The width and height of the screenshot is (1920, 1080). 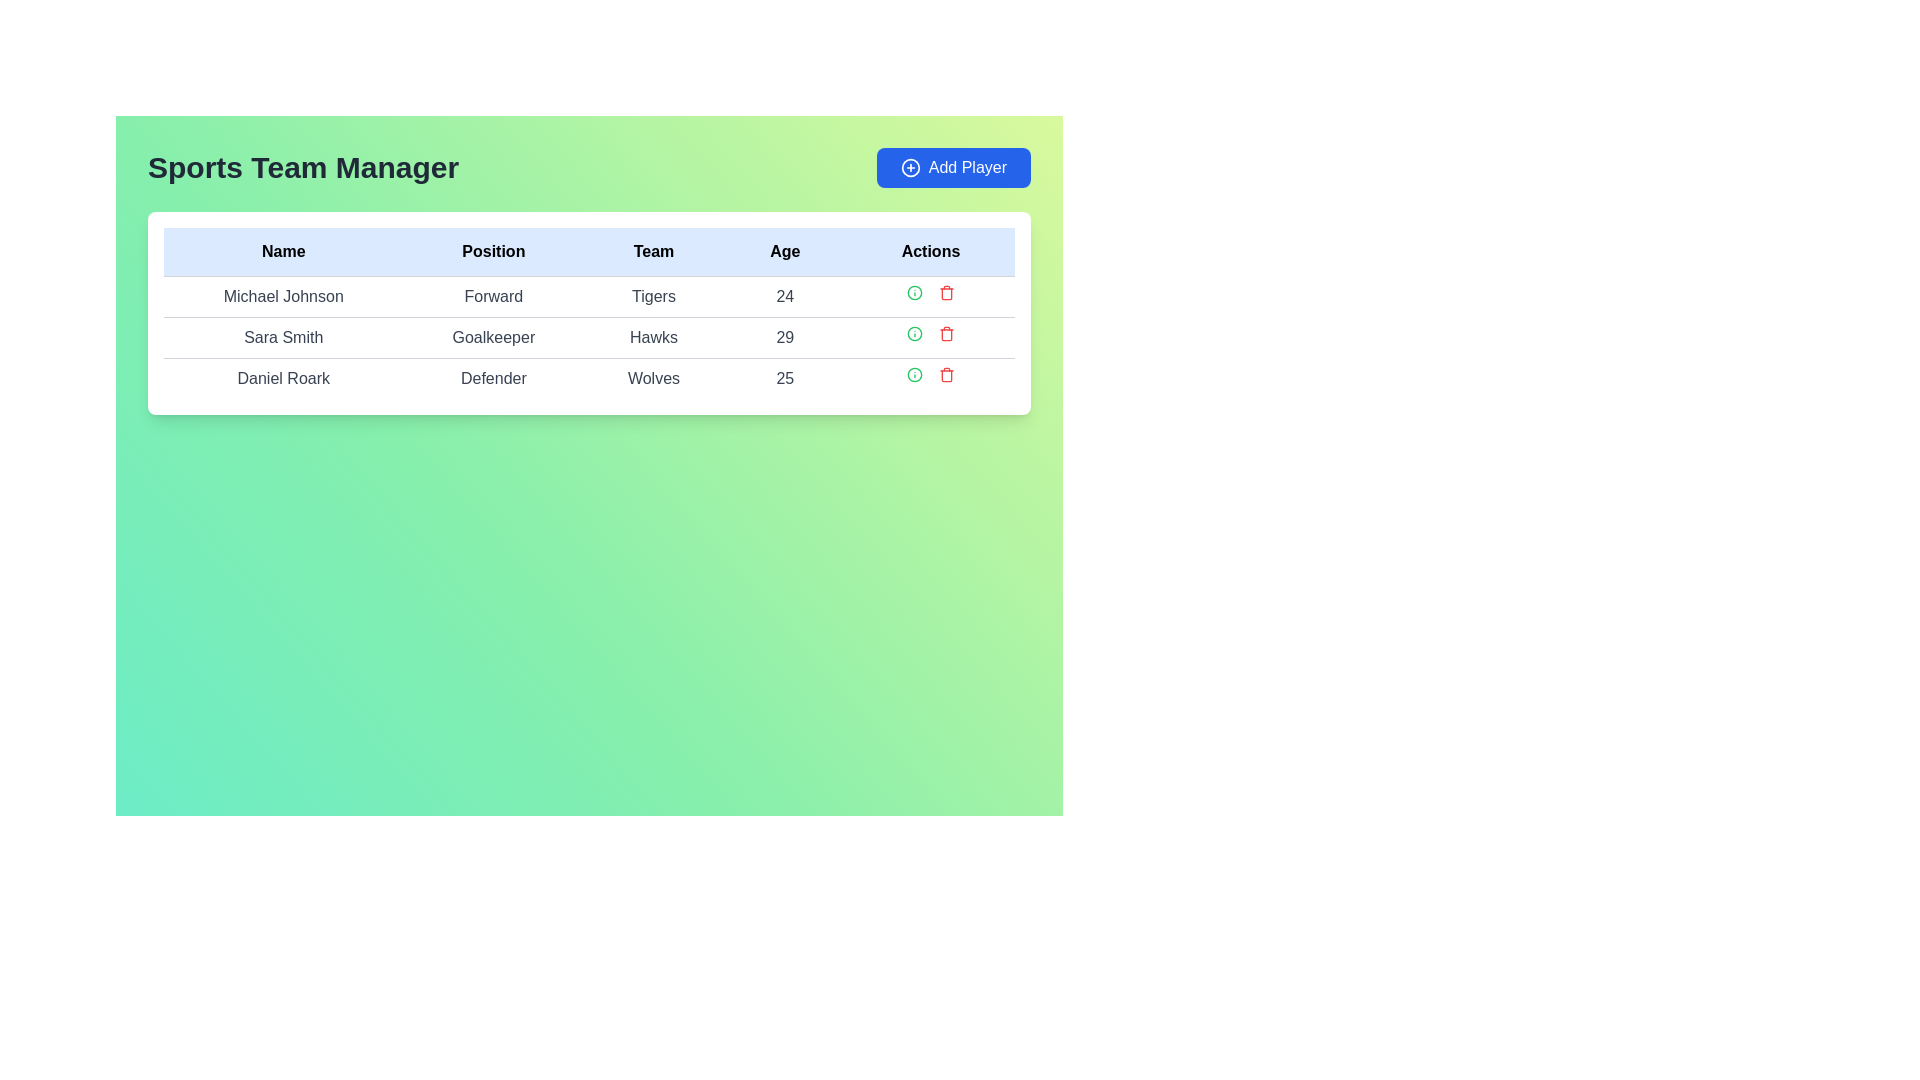 I want to click on the text label displaying 'Sports Team Manager' in a bold, large font on a light green background located in the upper-left corner of the interface, so click(x=302, y=167).